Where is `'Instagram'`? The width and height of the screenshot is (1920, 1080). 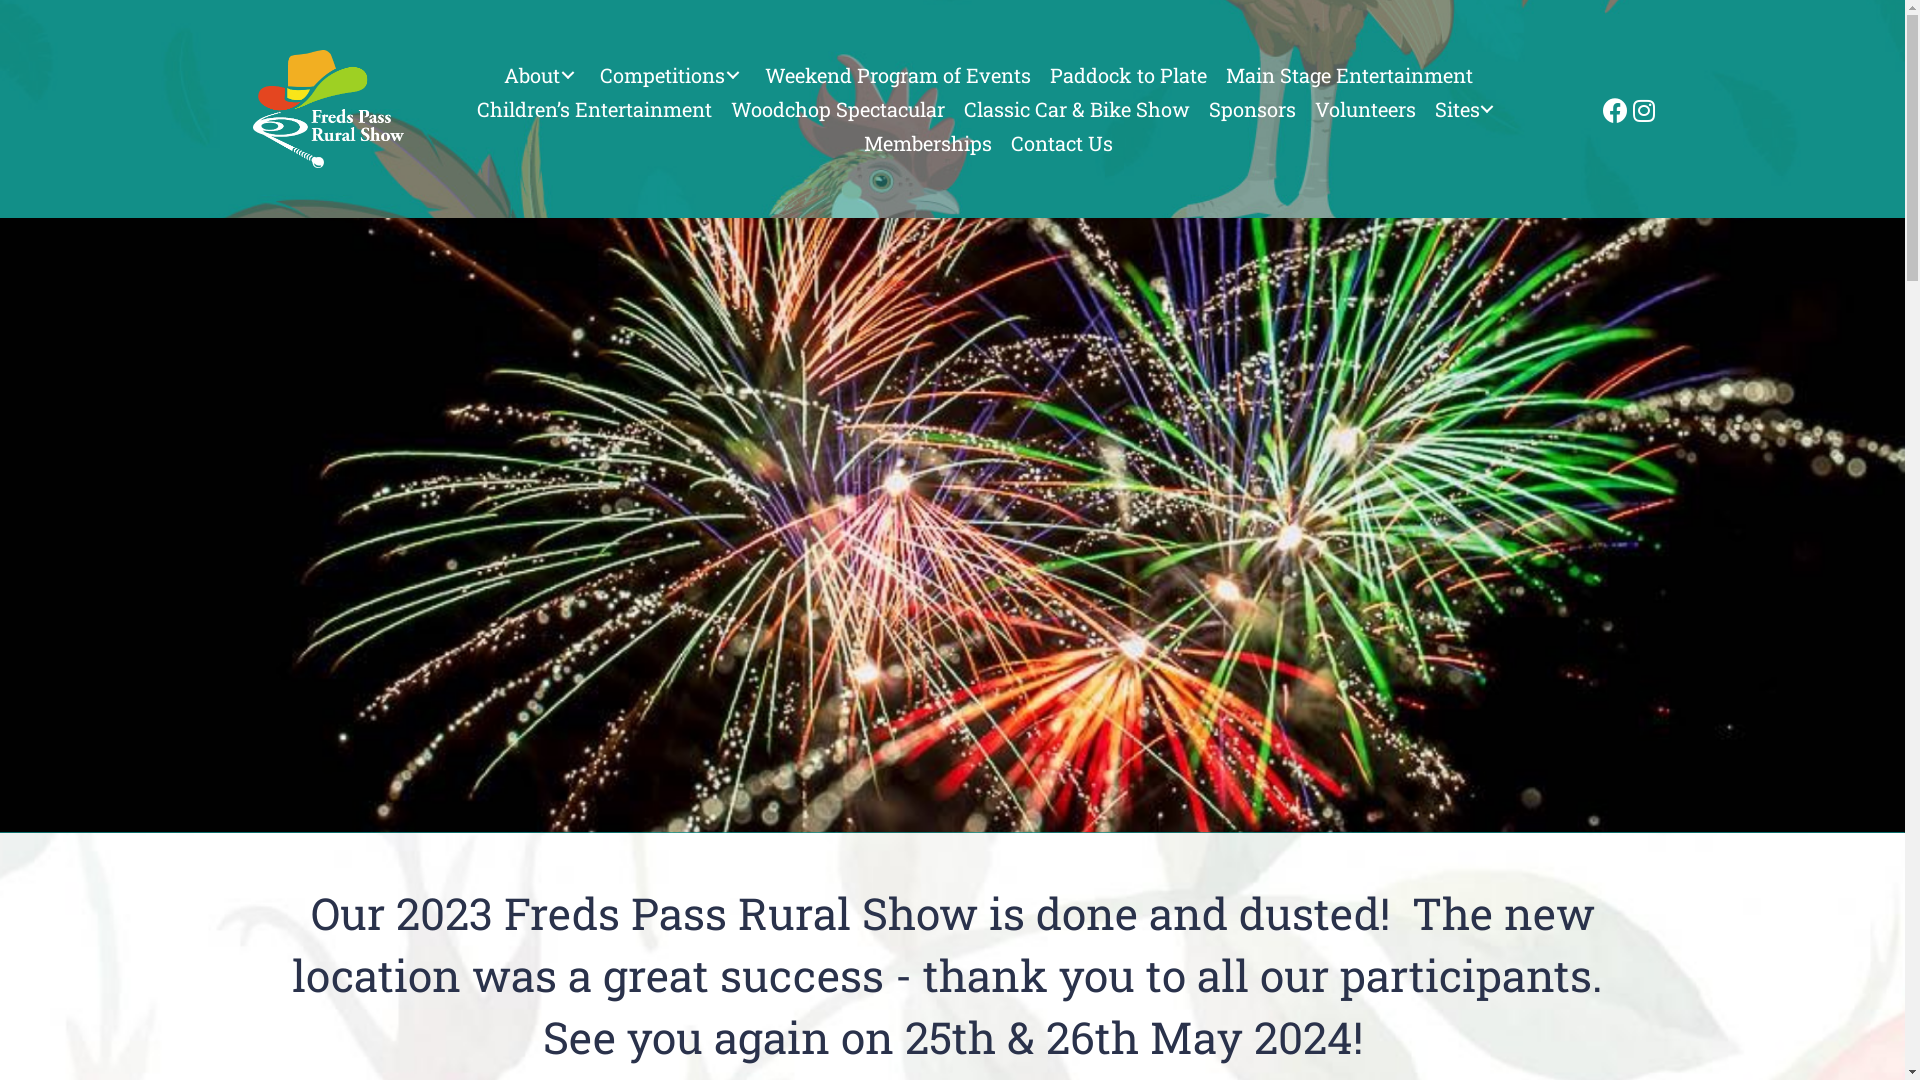 'Instagram' is located at coordinates (1641, 108).